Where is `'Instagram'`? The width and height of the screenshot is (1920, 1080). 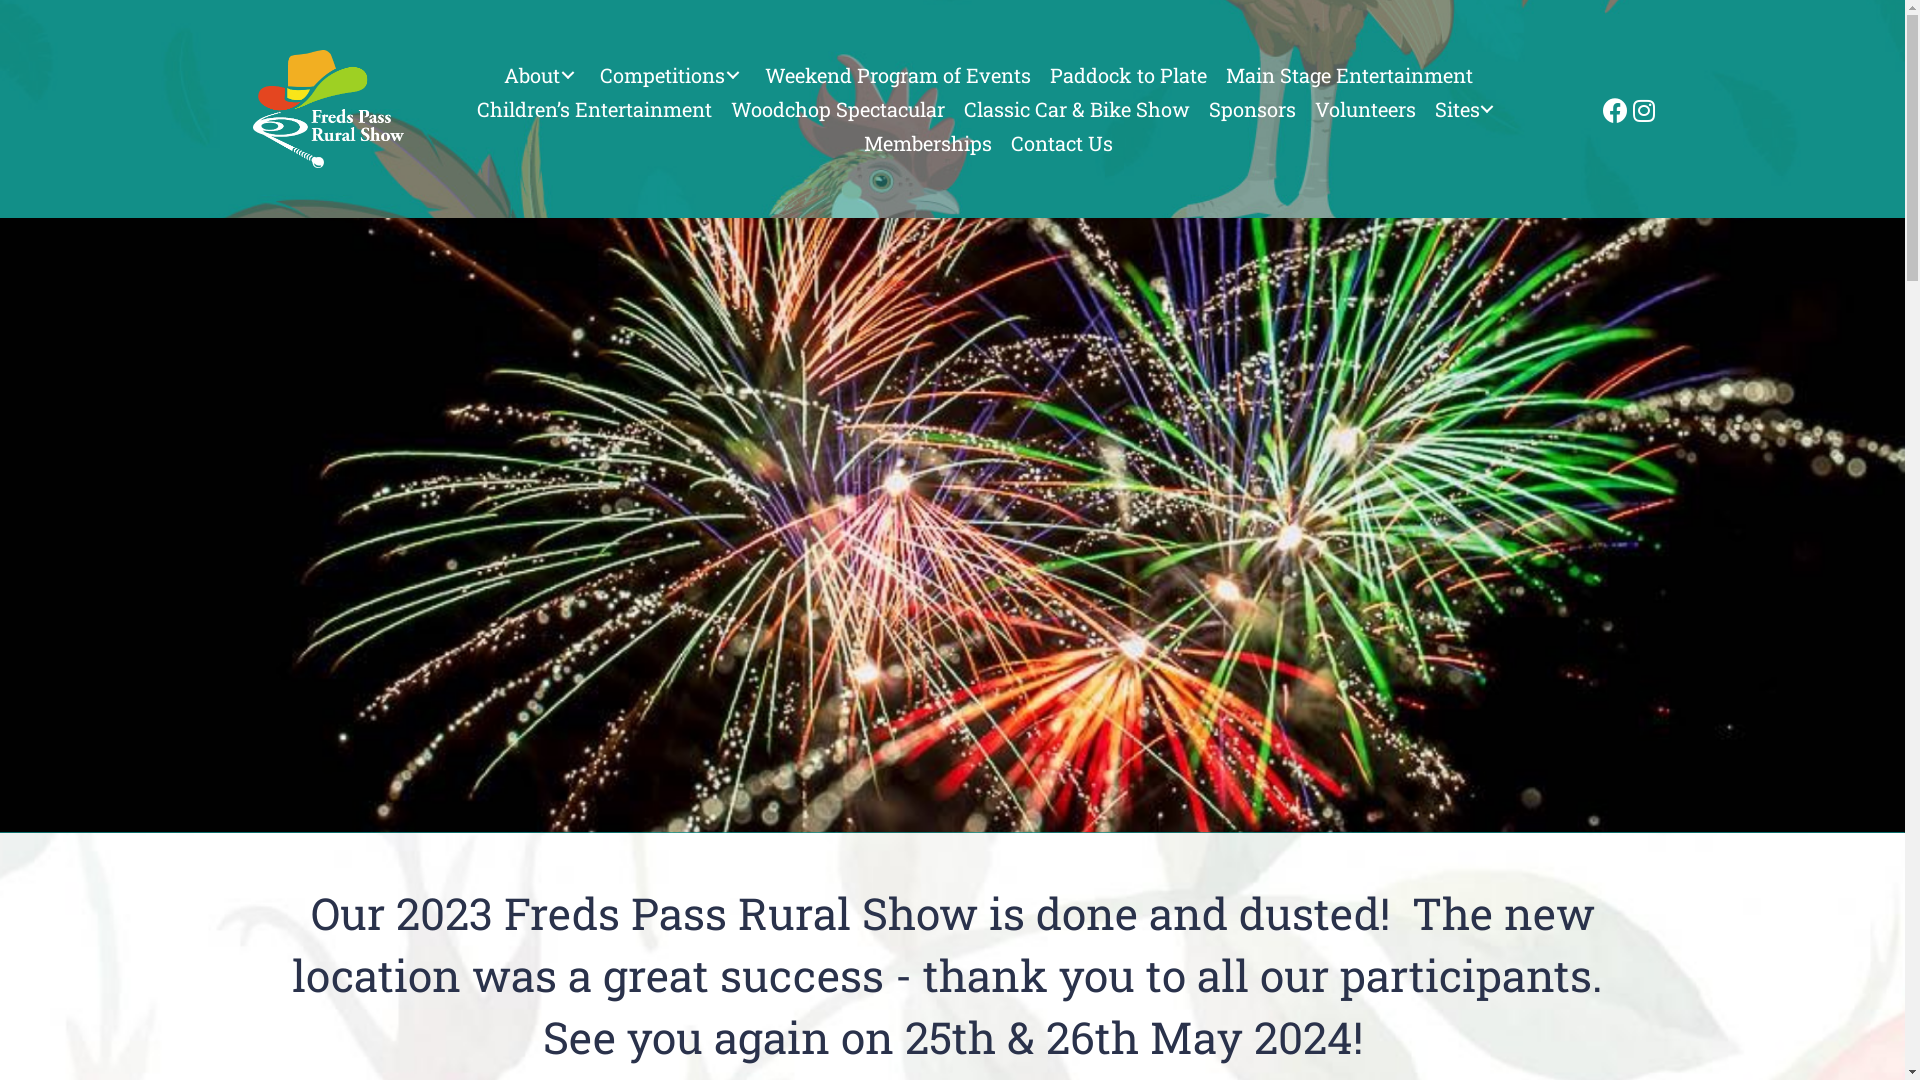 'Instagram' is located at coordinates (1641, 108).